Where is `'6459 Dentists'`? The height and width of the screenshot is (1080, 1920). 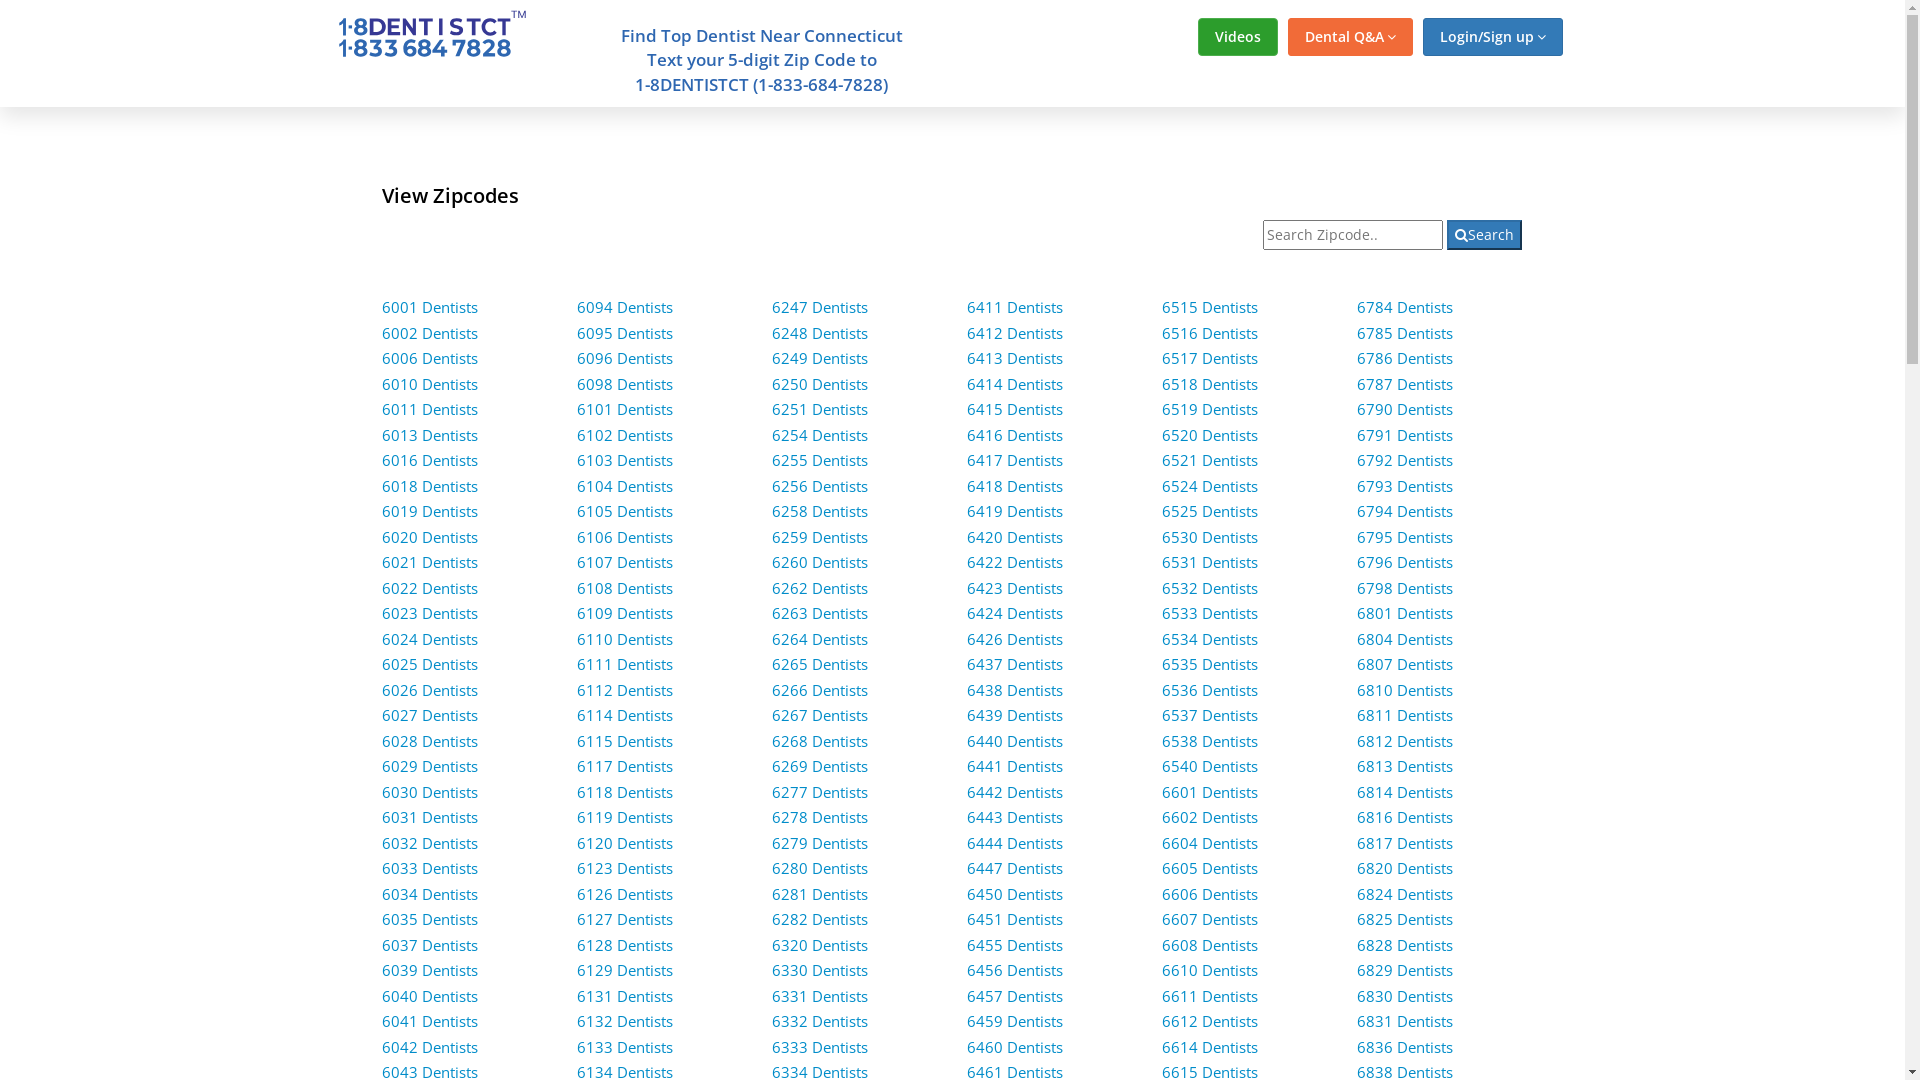 '6459 Dentists' is located at coordinates (966, 1021).